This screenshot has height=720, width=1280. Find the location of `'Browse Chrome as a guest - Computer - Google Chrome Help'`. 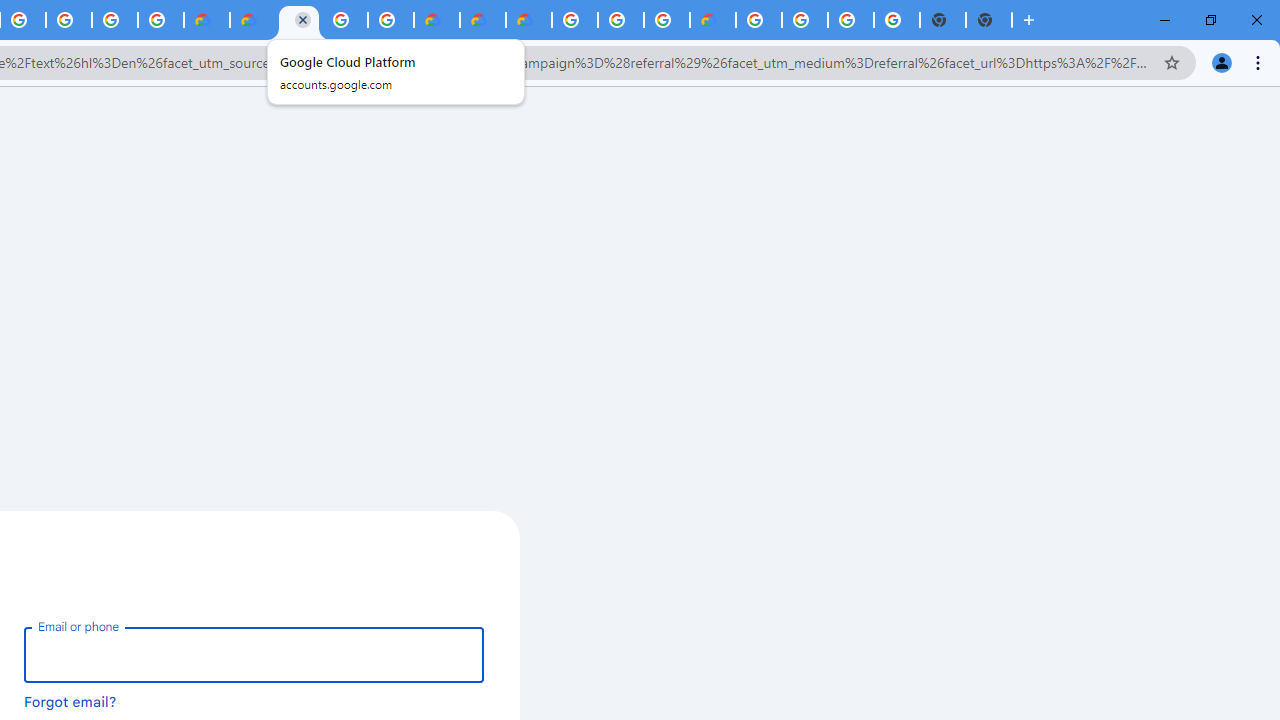

'Browse Chrome as a guest - Computer - Google Chrome Help' is located at coordinates (666, 20).